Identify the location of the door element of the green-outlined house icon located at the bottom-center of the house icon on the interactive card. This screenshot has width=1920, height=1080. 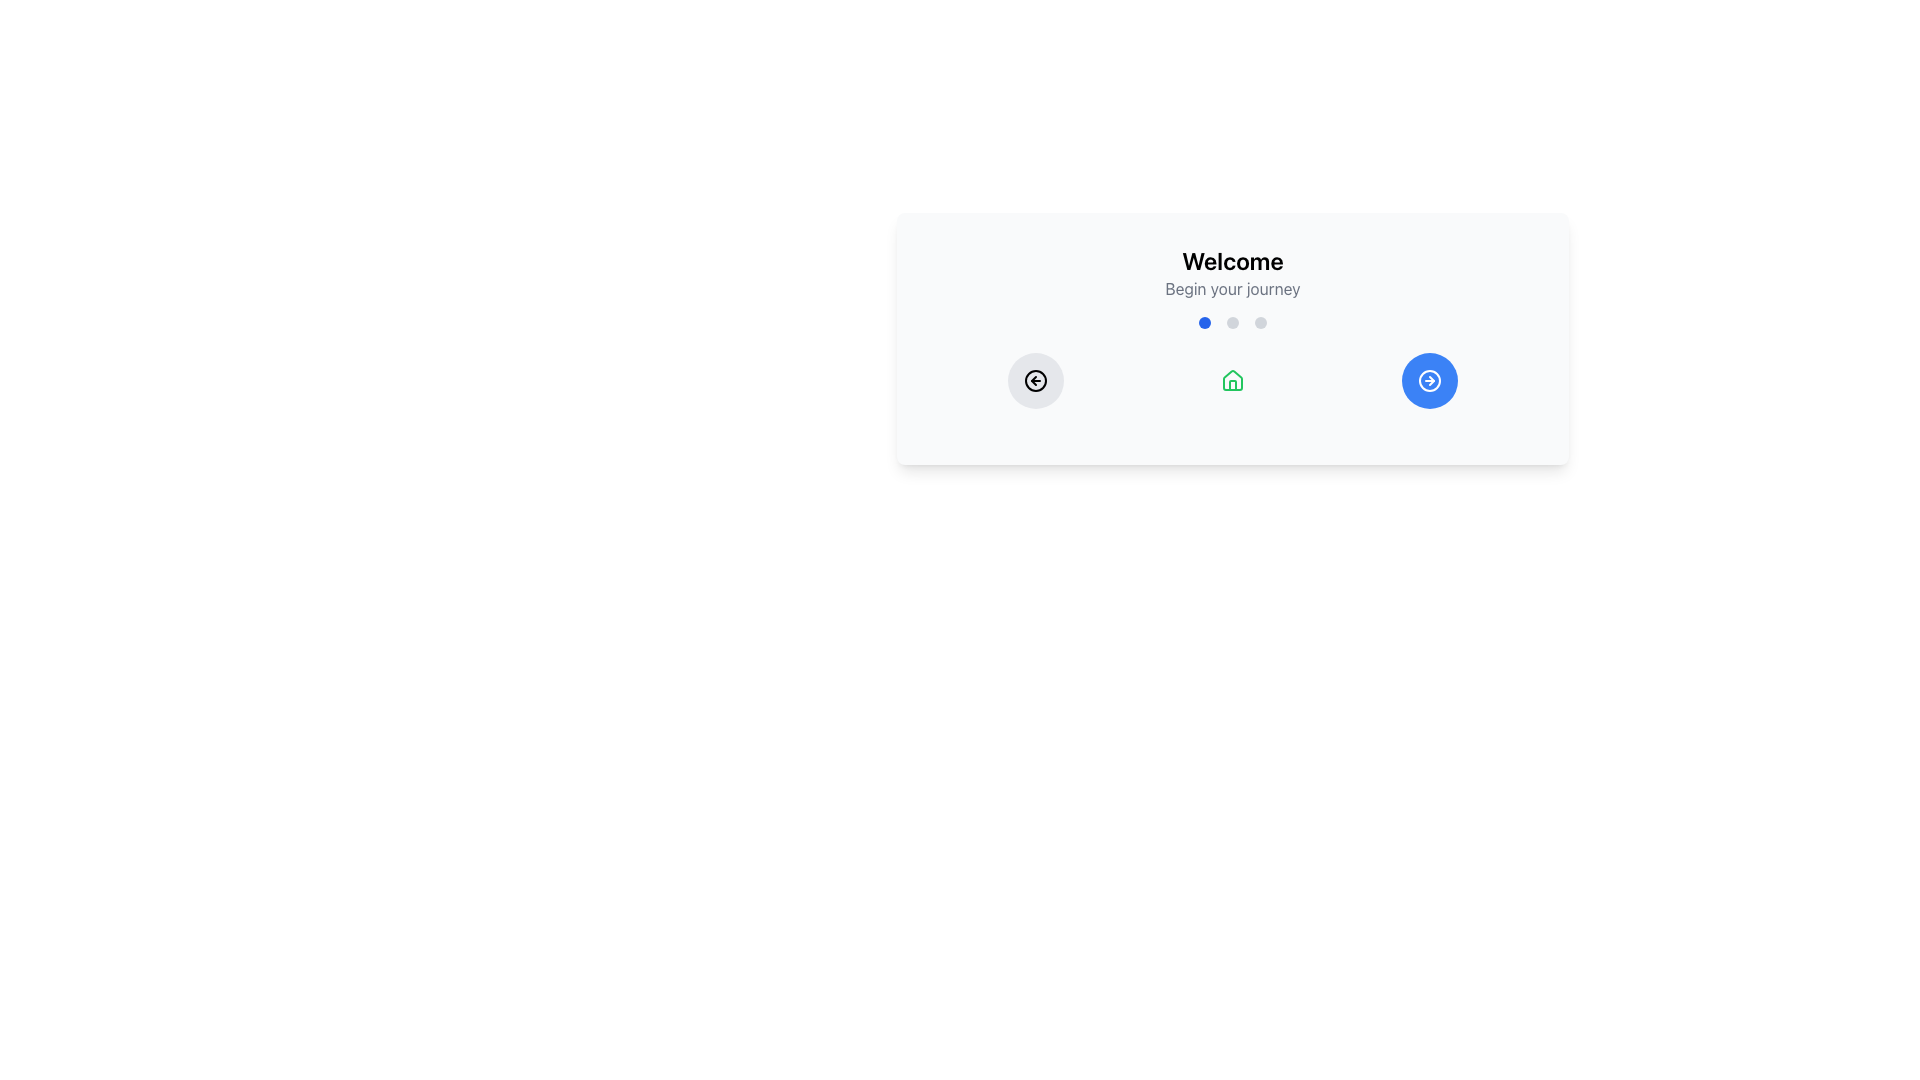
(1232, 385).